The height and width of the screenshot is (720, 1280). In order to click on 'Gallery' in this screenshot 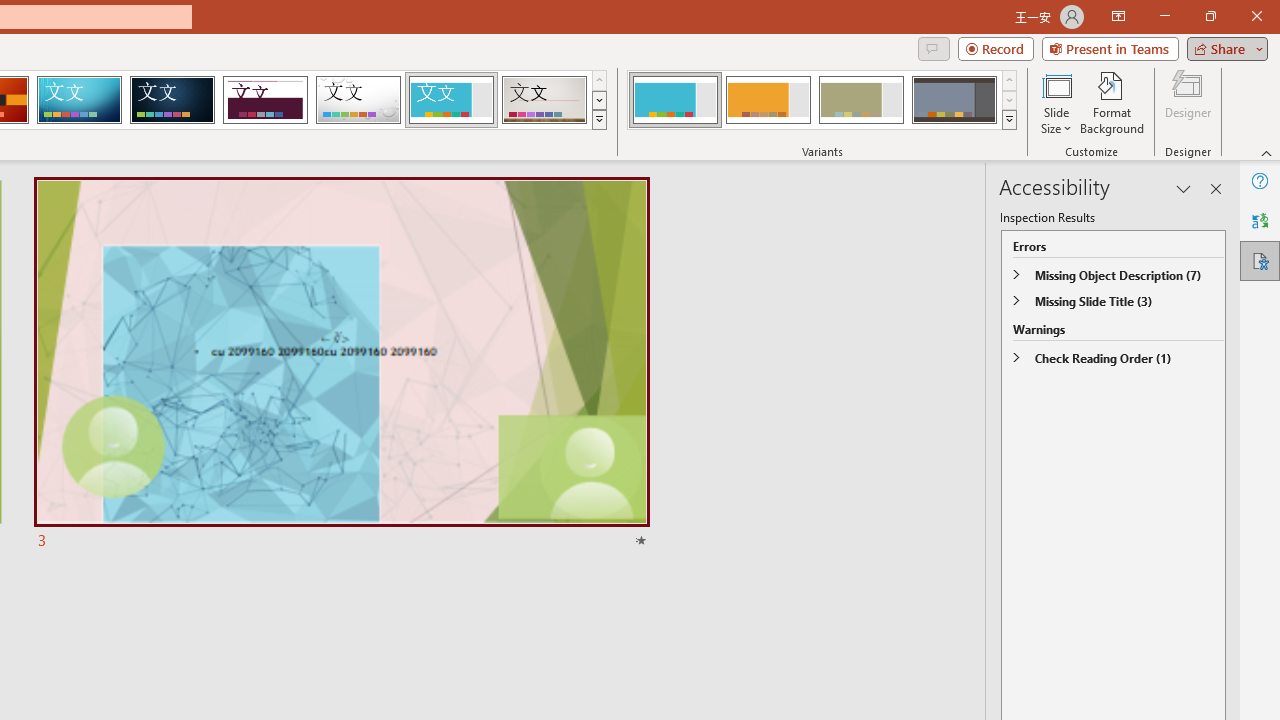, I will do `click(544, 100)`.